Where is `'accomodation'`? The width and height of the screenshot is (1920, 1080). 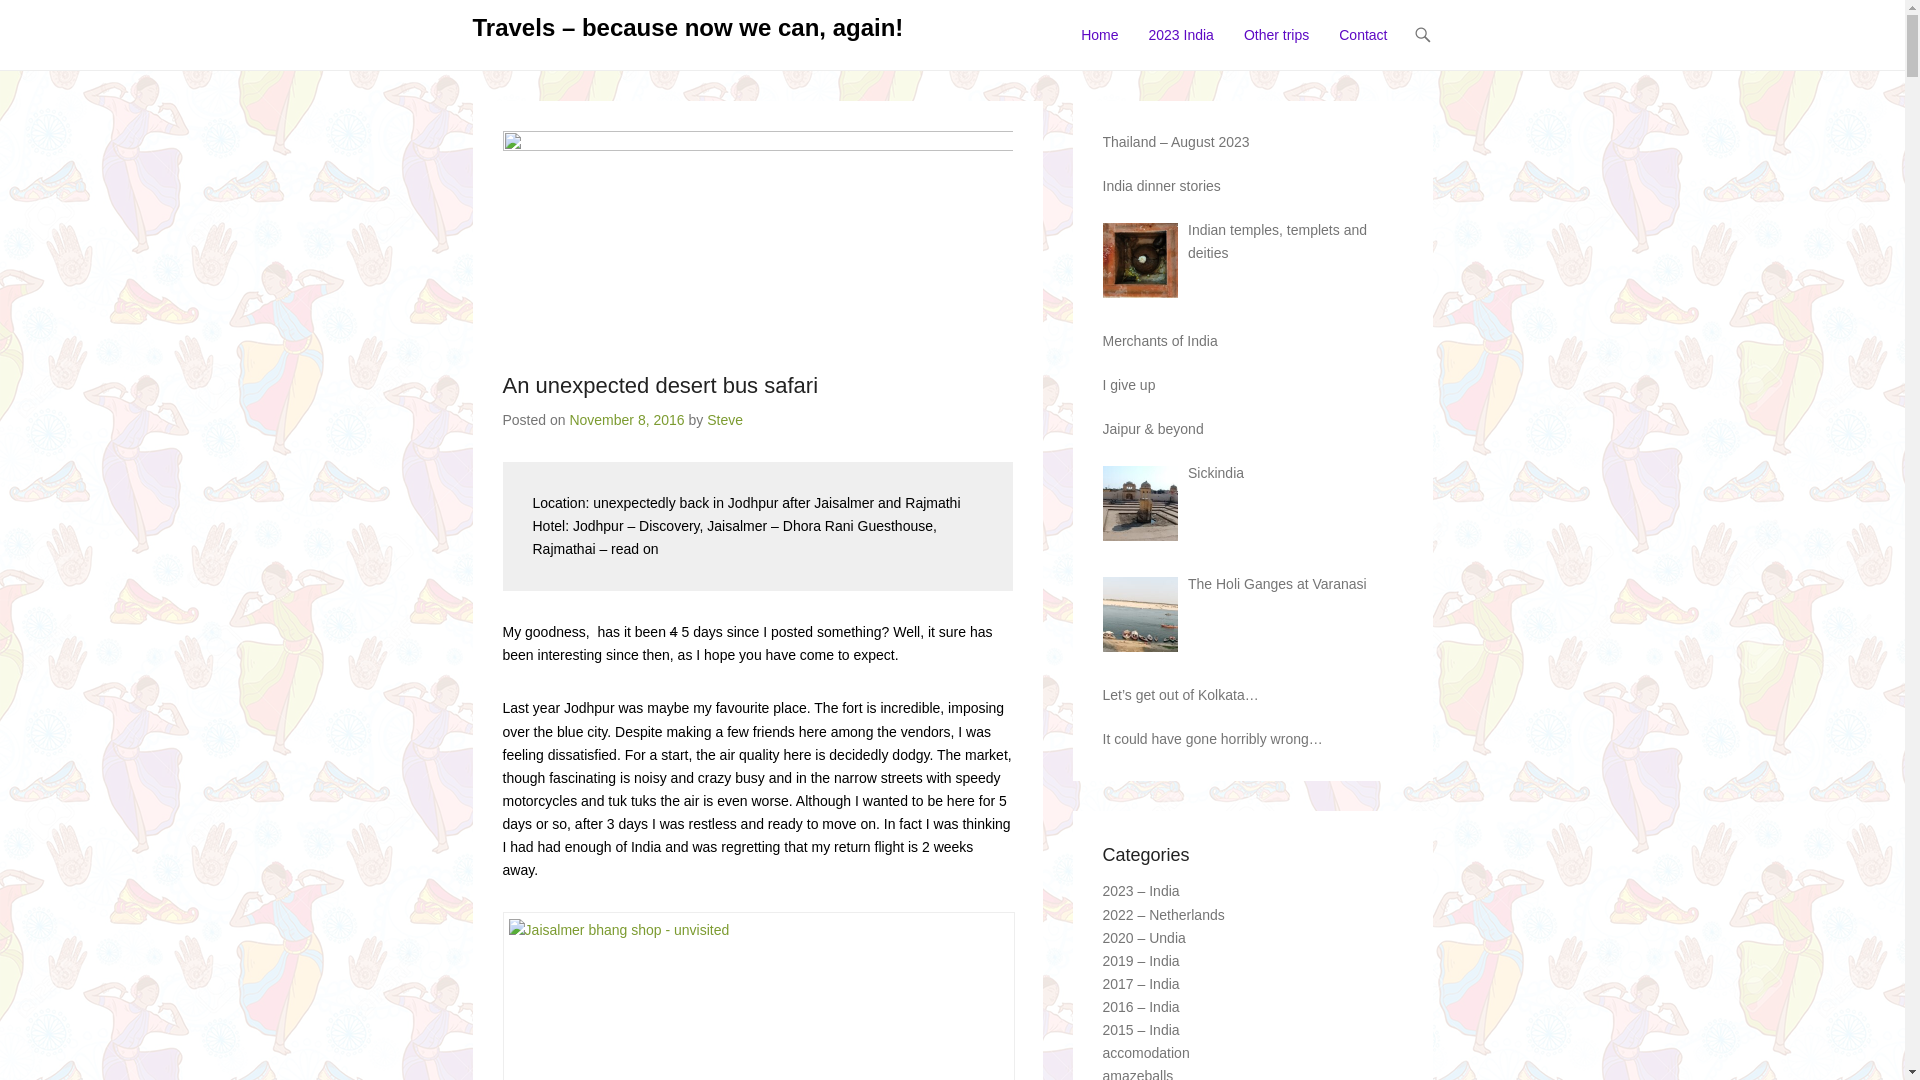
'accomodation' is located at coordinates (1145, 1052).